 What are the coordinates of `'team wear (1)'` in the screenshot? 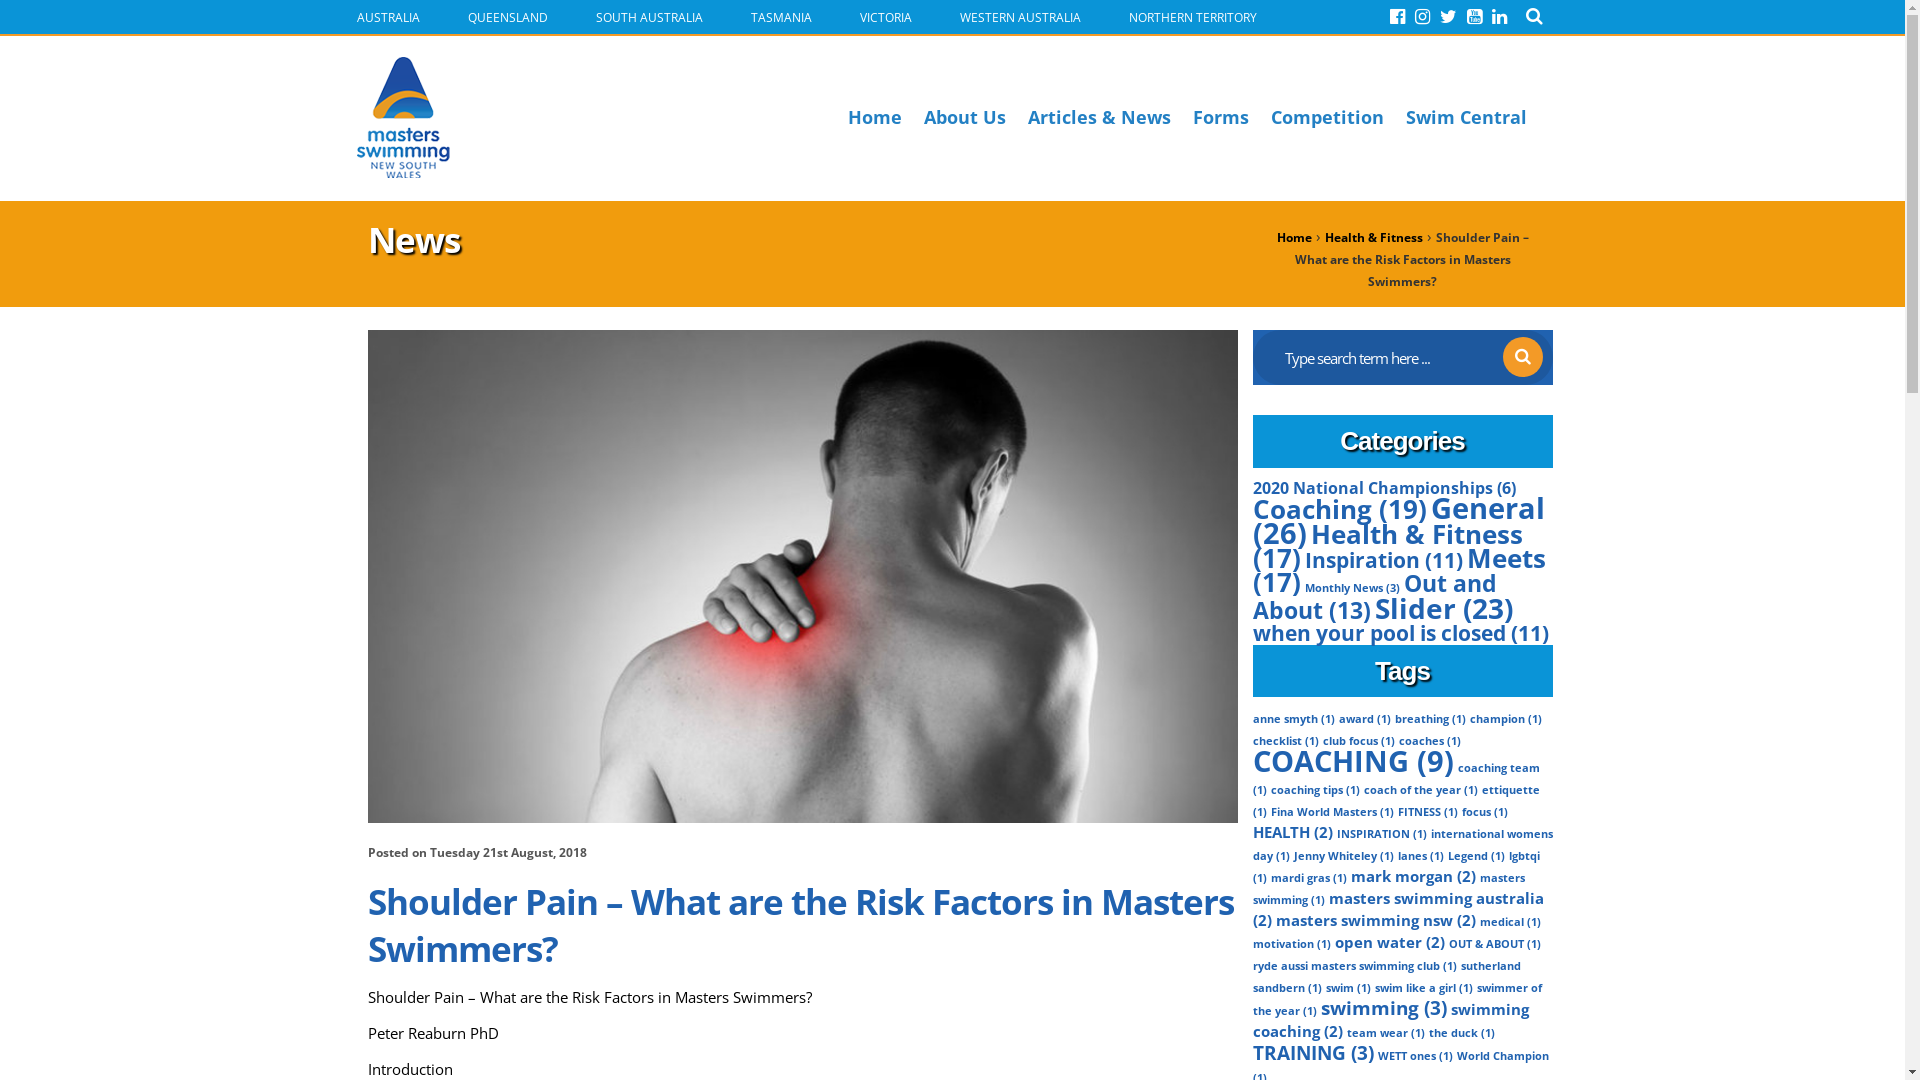 It's located at (1345, 1033).